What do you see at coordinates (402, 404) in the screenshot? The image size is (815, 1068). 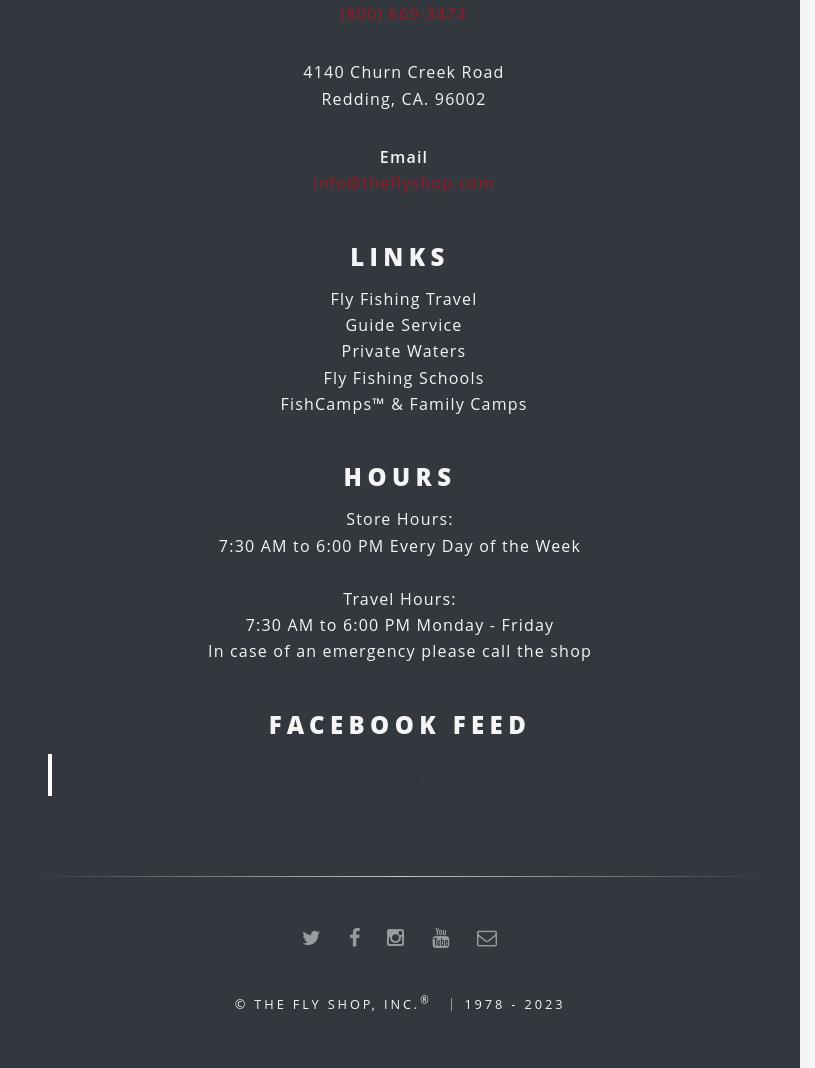 I see `'FishCamps™ & Family Camps'` at bounding box center [402, 404].